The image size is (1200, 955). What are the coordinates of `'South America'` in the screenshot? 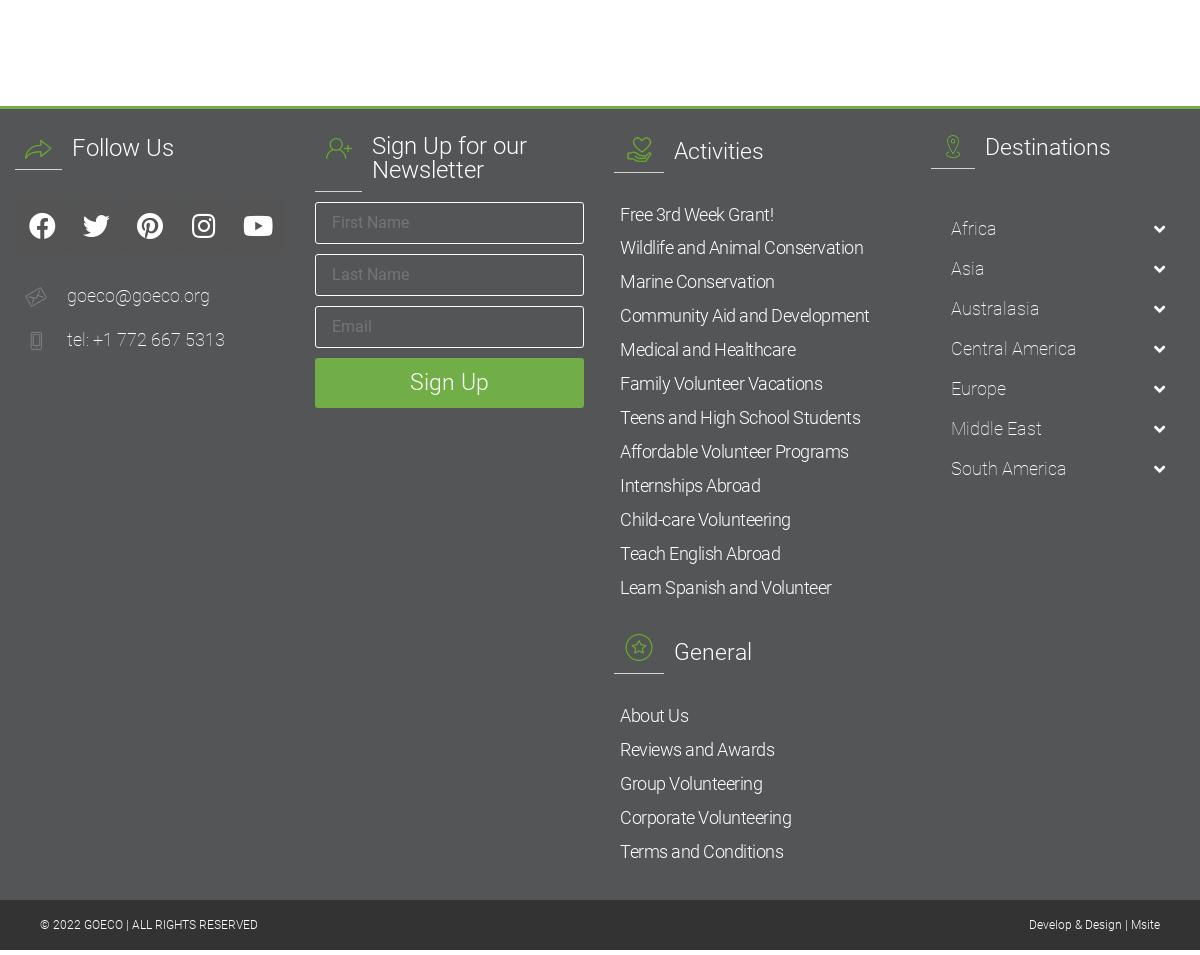 It's located at (1008, 466).